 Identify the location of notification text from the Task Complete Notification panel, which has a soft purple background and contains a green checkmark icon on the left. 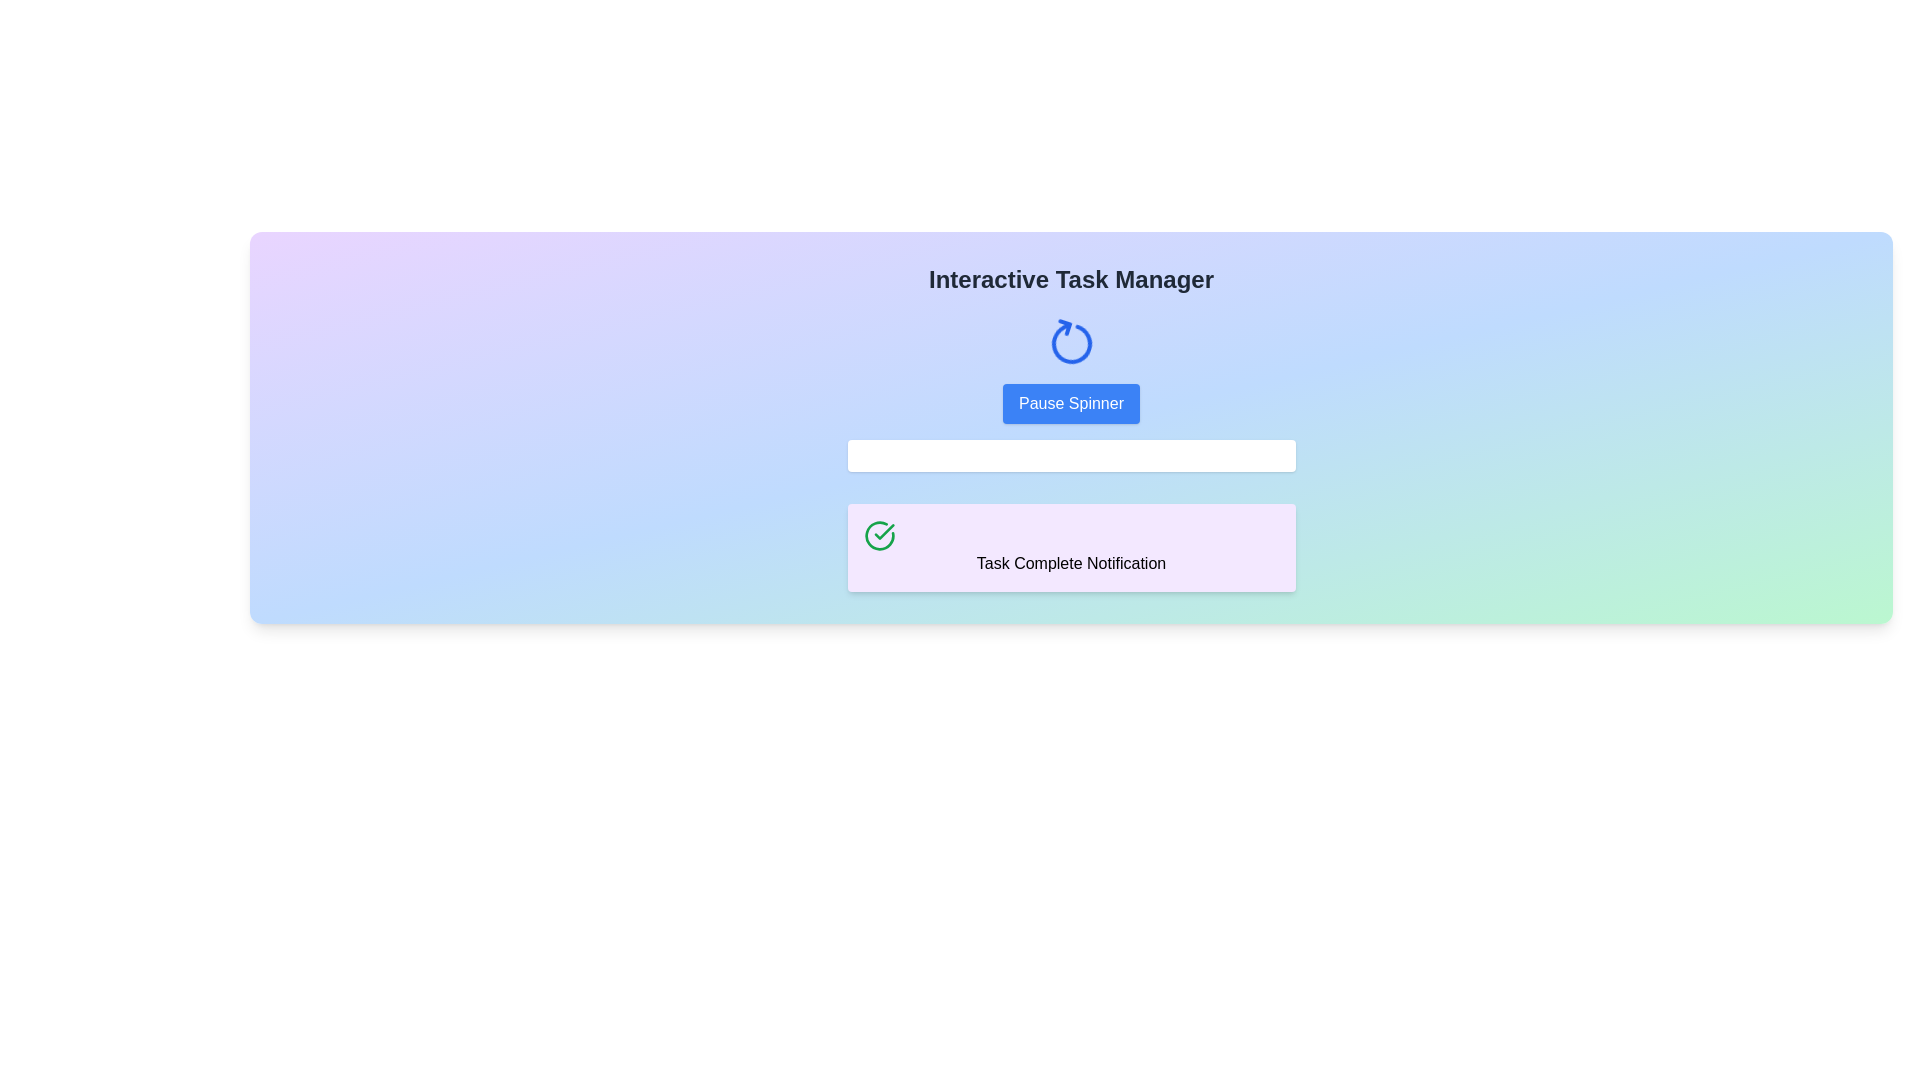
(1070, 547).